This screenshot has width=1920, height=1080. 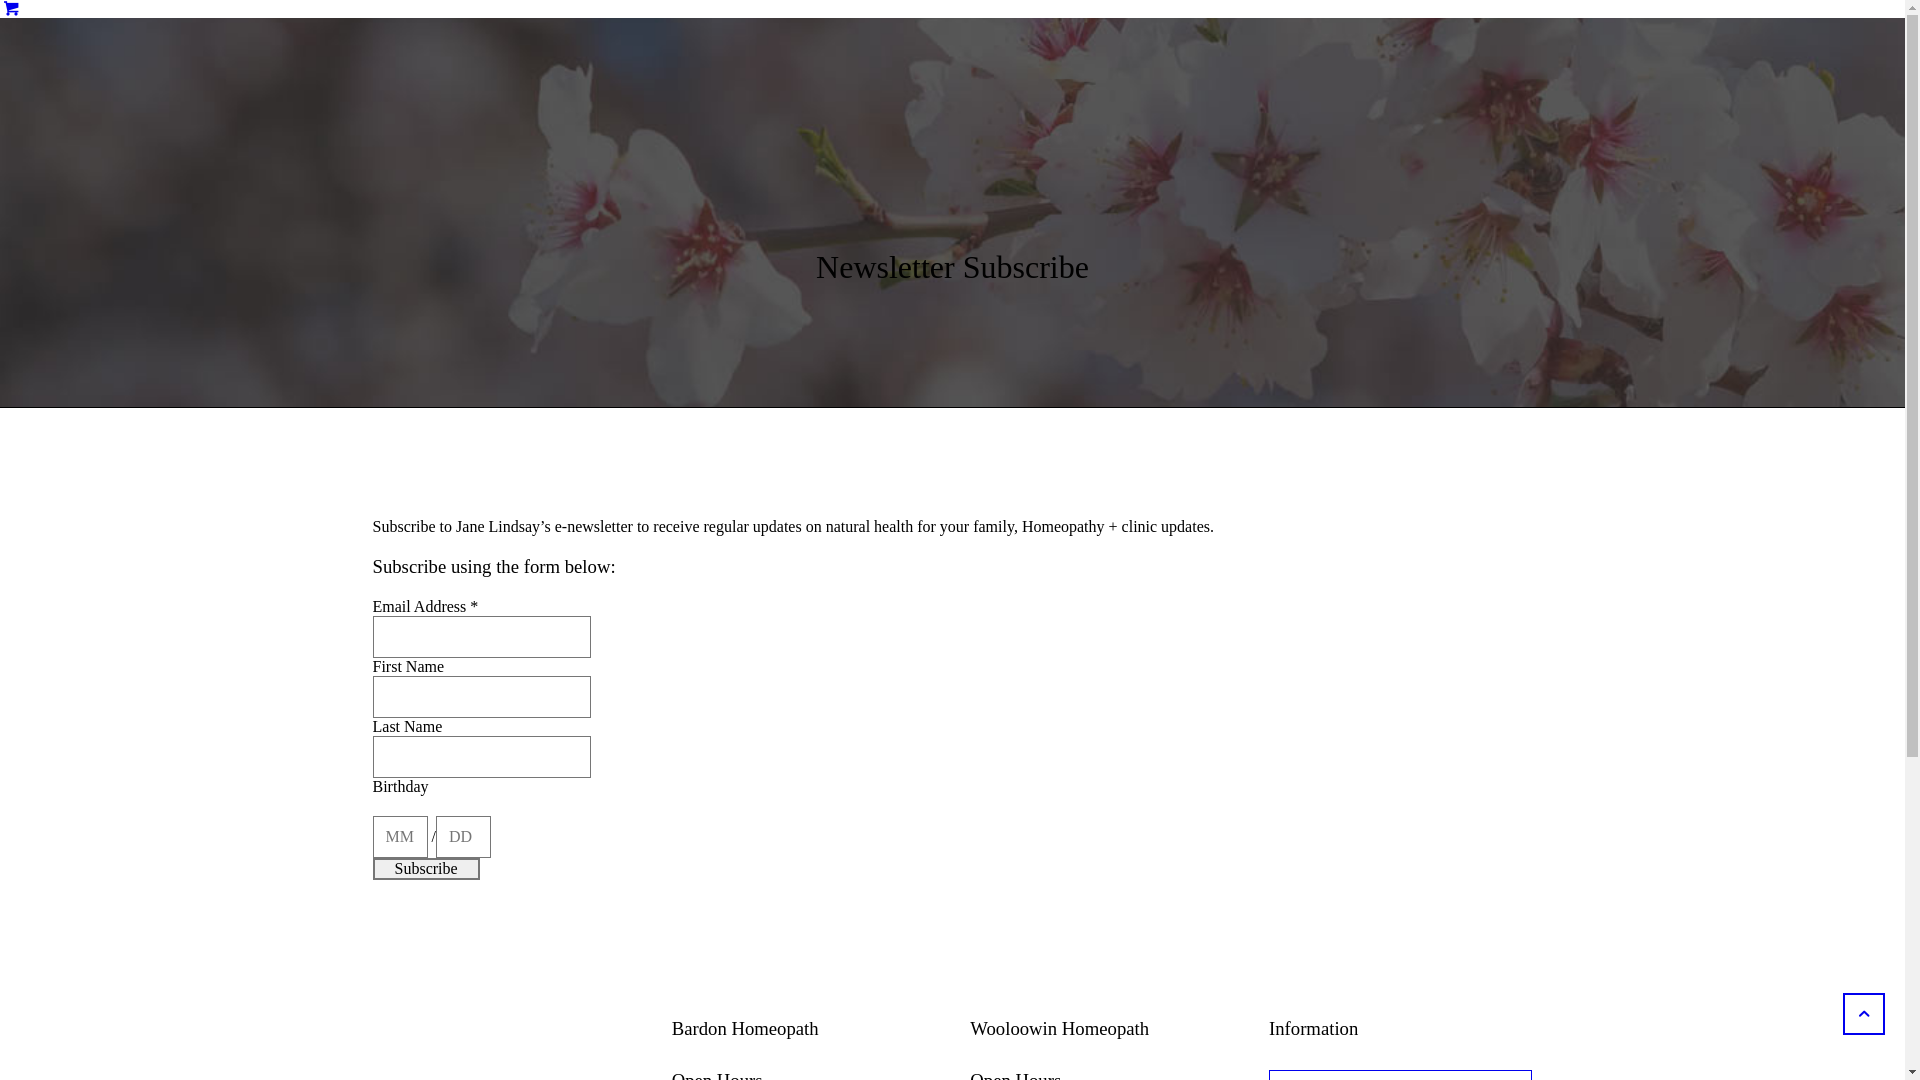 What do you see at coordinates (424, 867) in the screenshot?
I see `'Subscribe'` at bounding box center [424, 867].